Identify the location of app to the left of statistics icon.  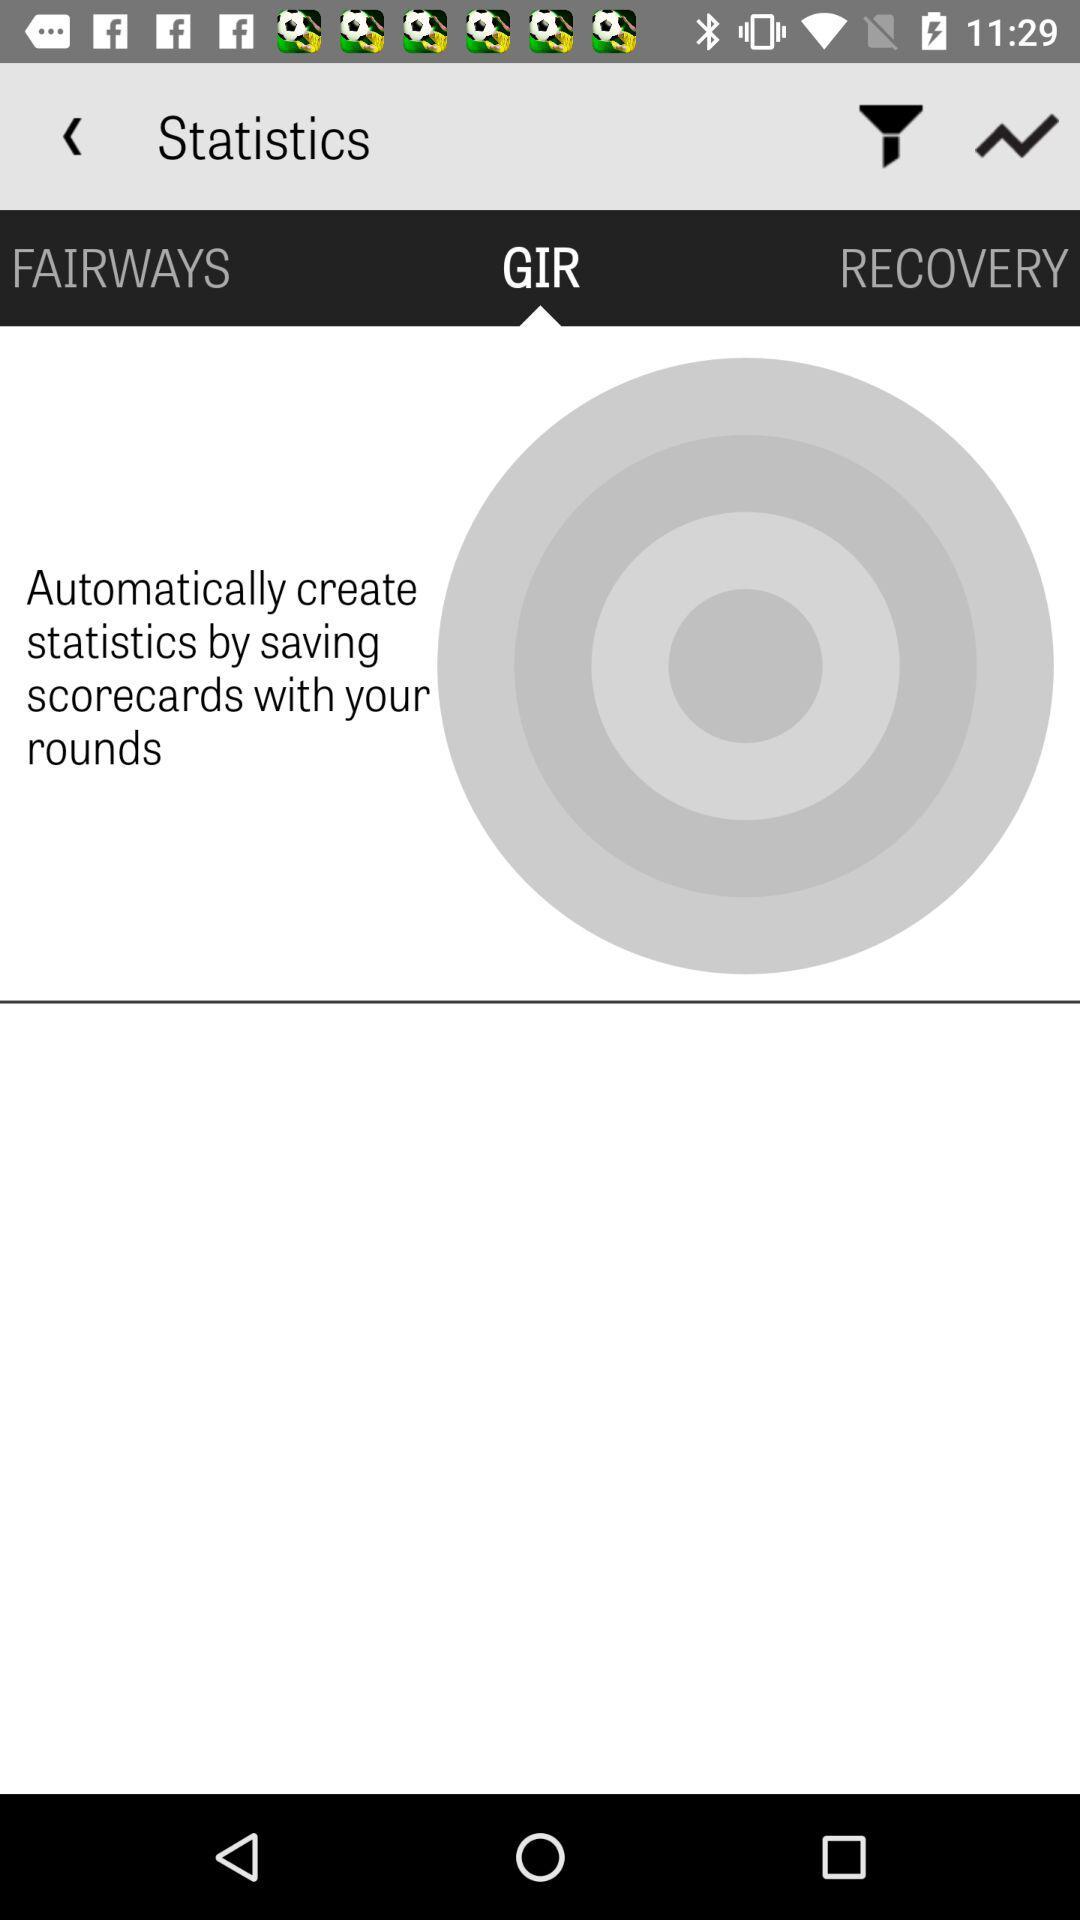
(72, 135).